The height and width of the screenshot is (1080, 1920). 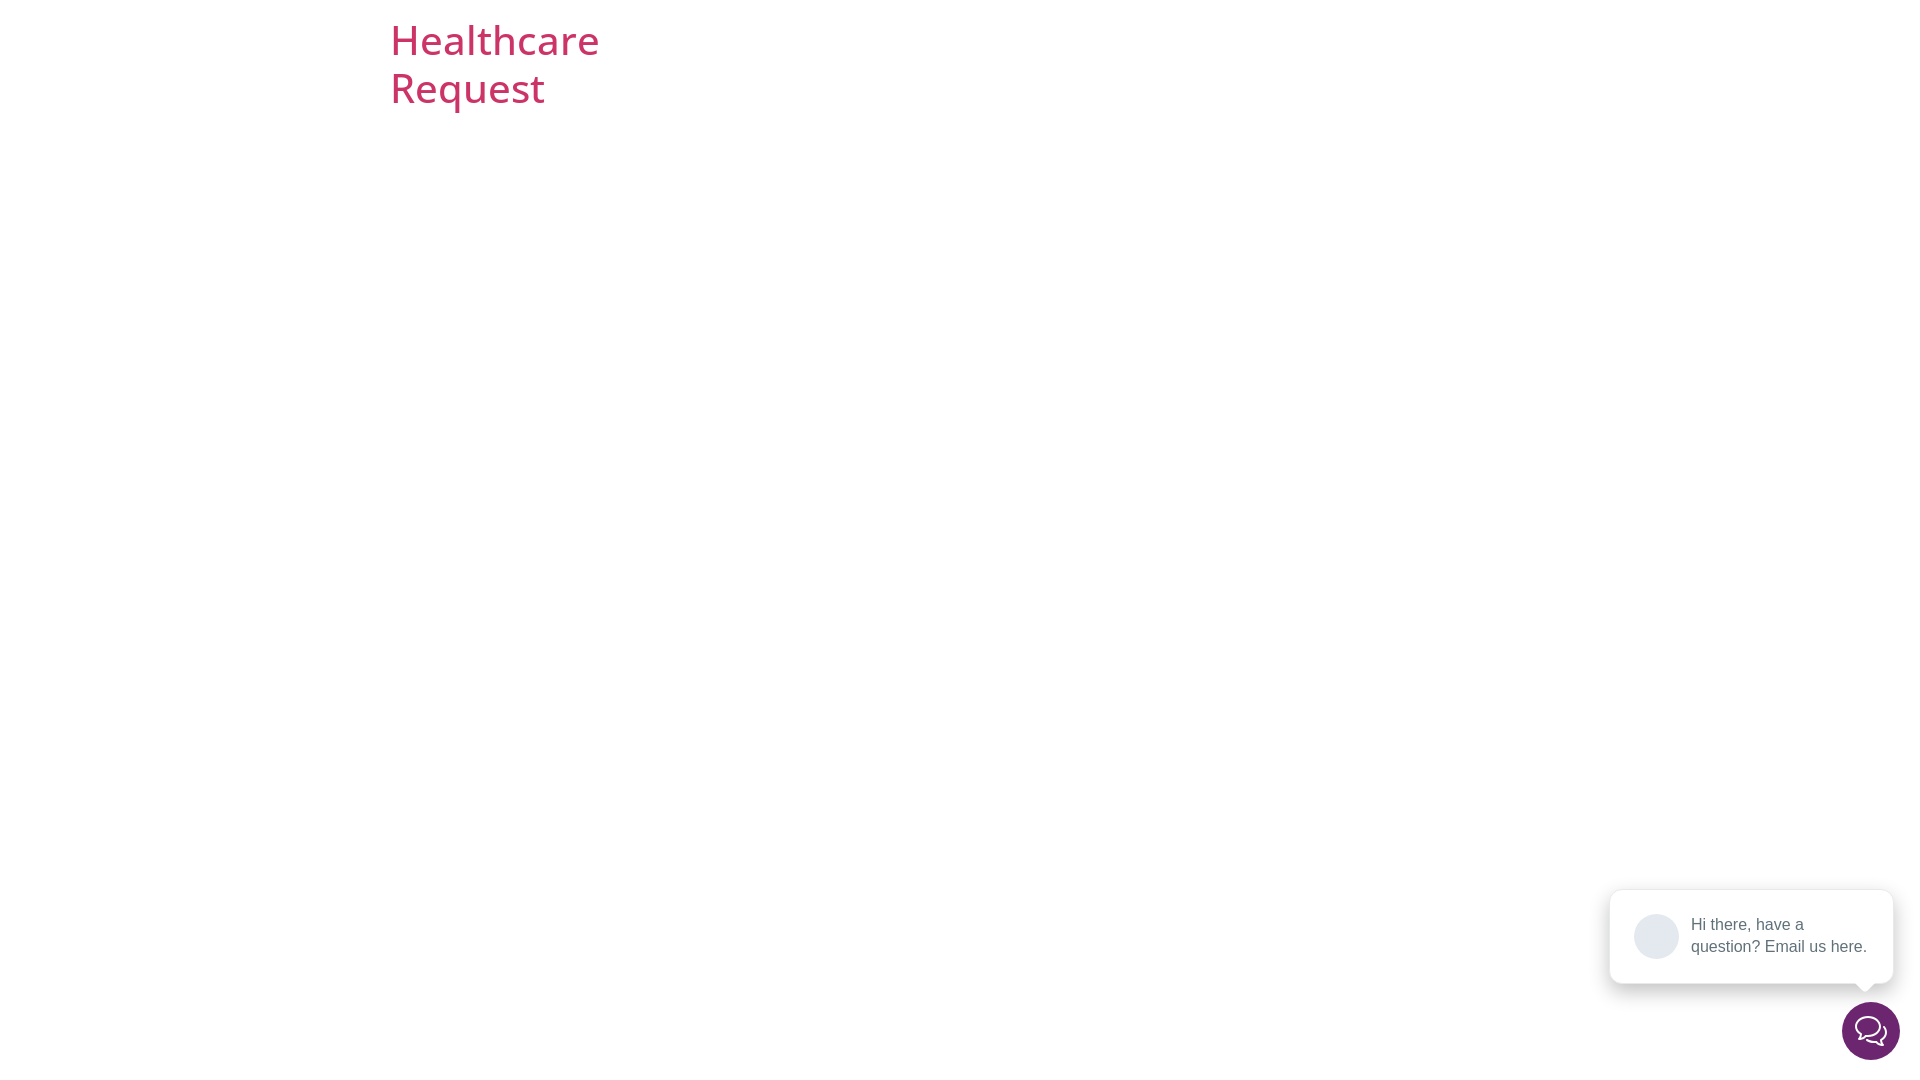 I want to click on 'Healthcare Request', so click(x=494, y=62).